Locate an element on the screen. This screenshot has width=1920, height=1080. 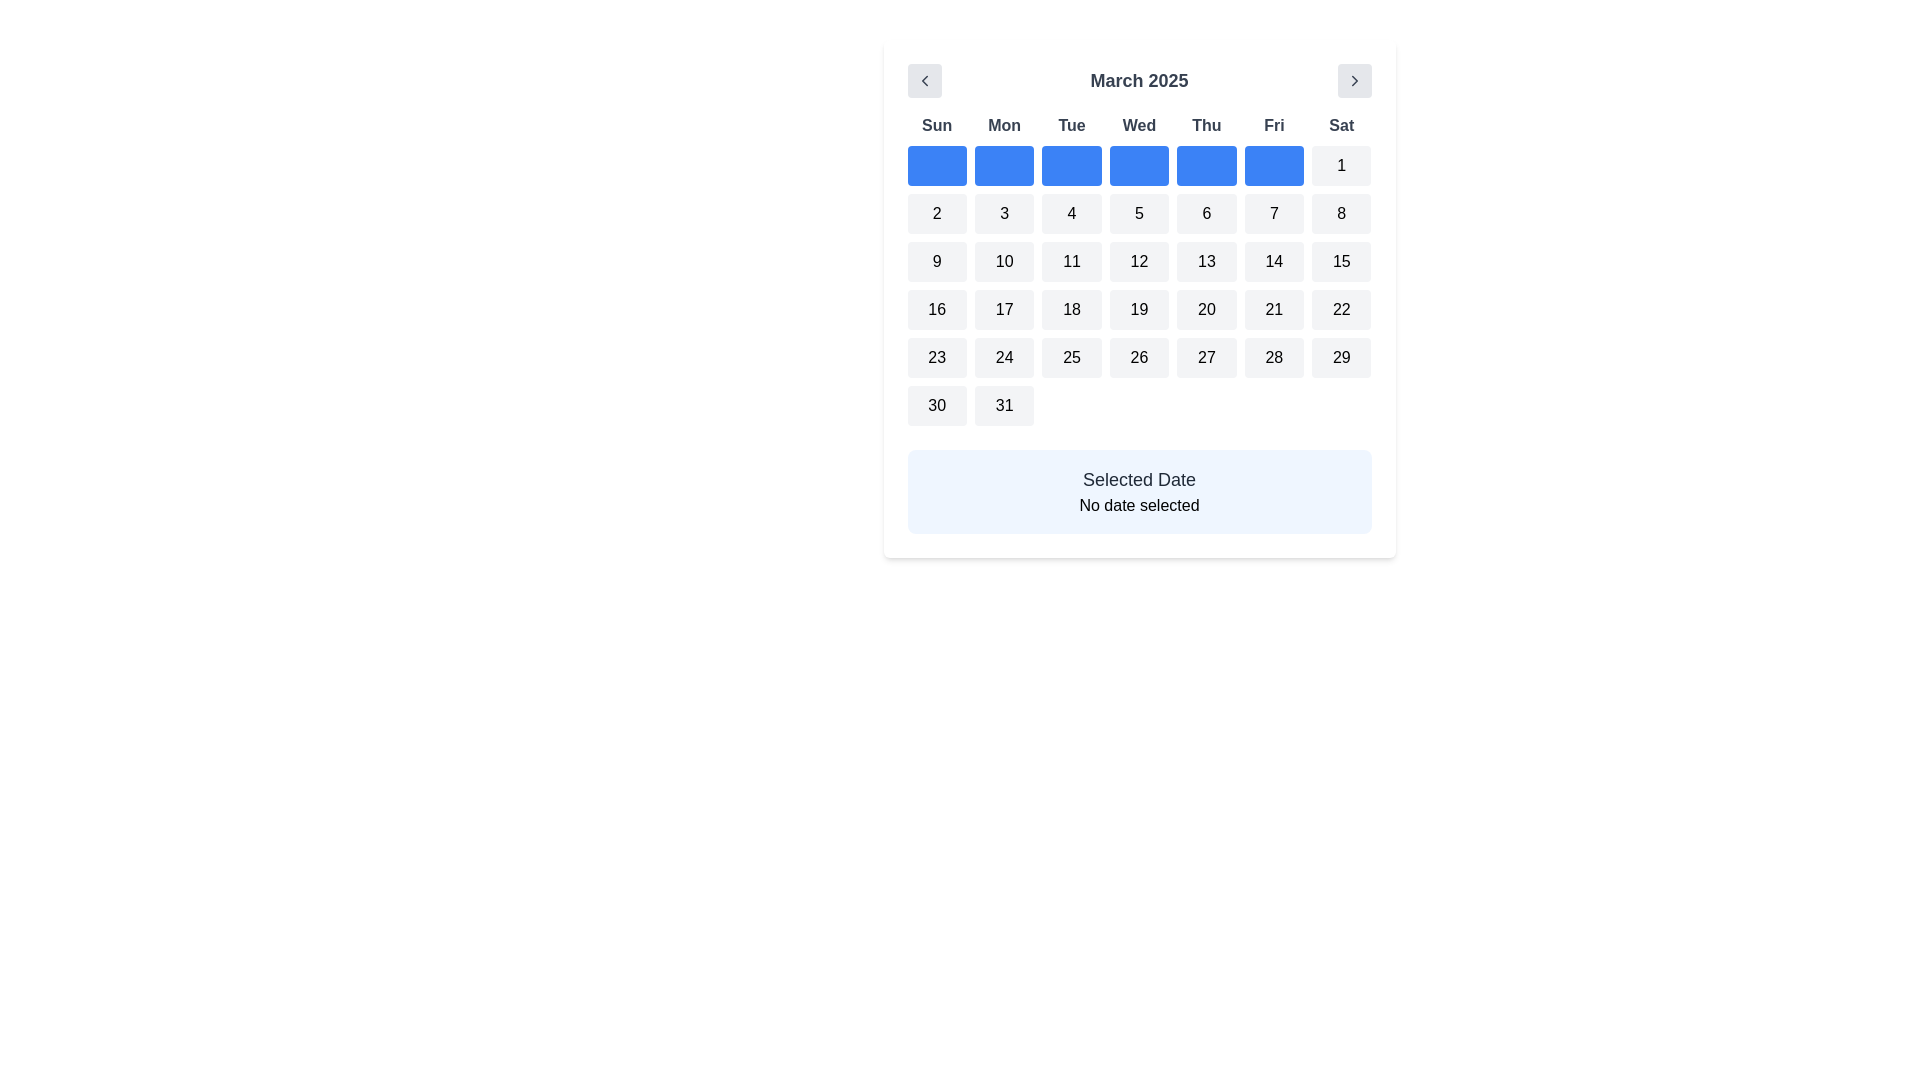
the static label displaying 'March 2025', which is centrally positioned at the top of the calendar interface and flanked by arrow icons is located at coordinates (1139, 80).